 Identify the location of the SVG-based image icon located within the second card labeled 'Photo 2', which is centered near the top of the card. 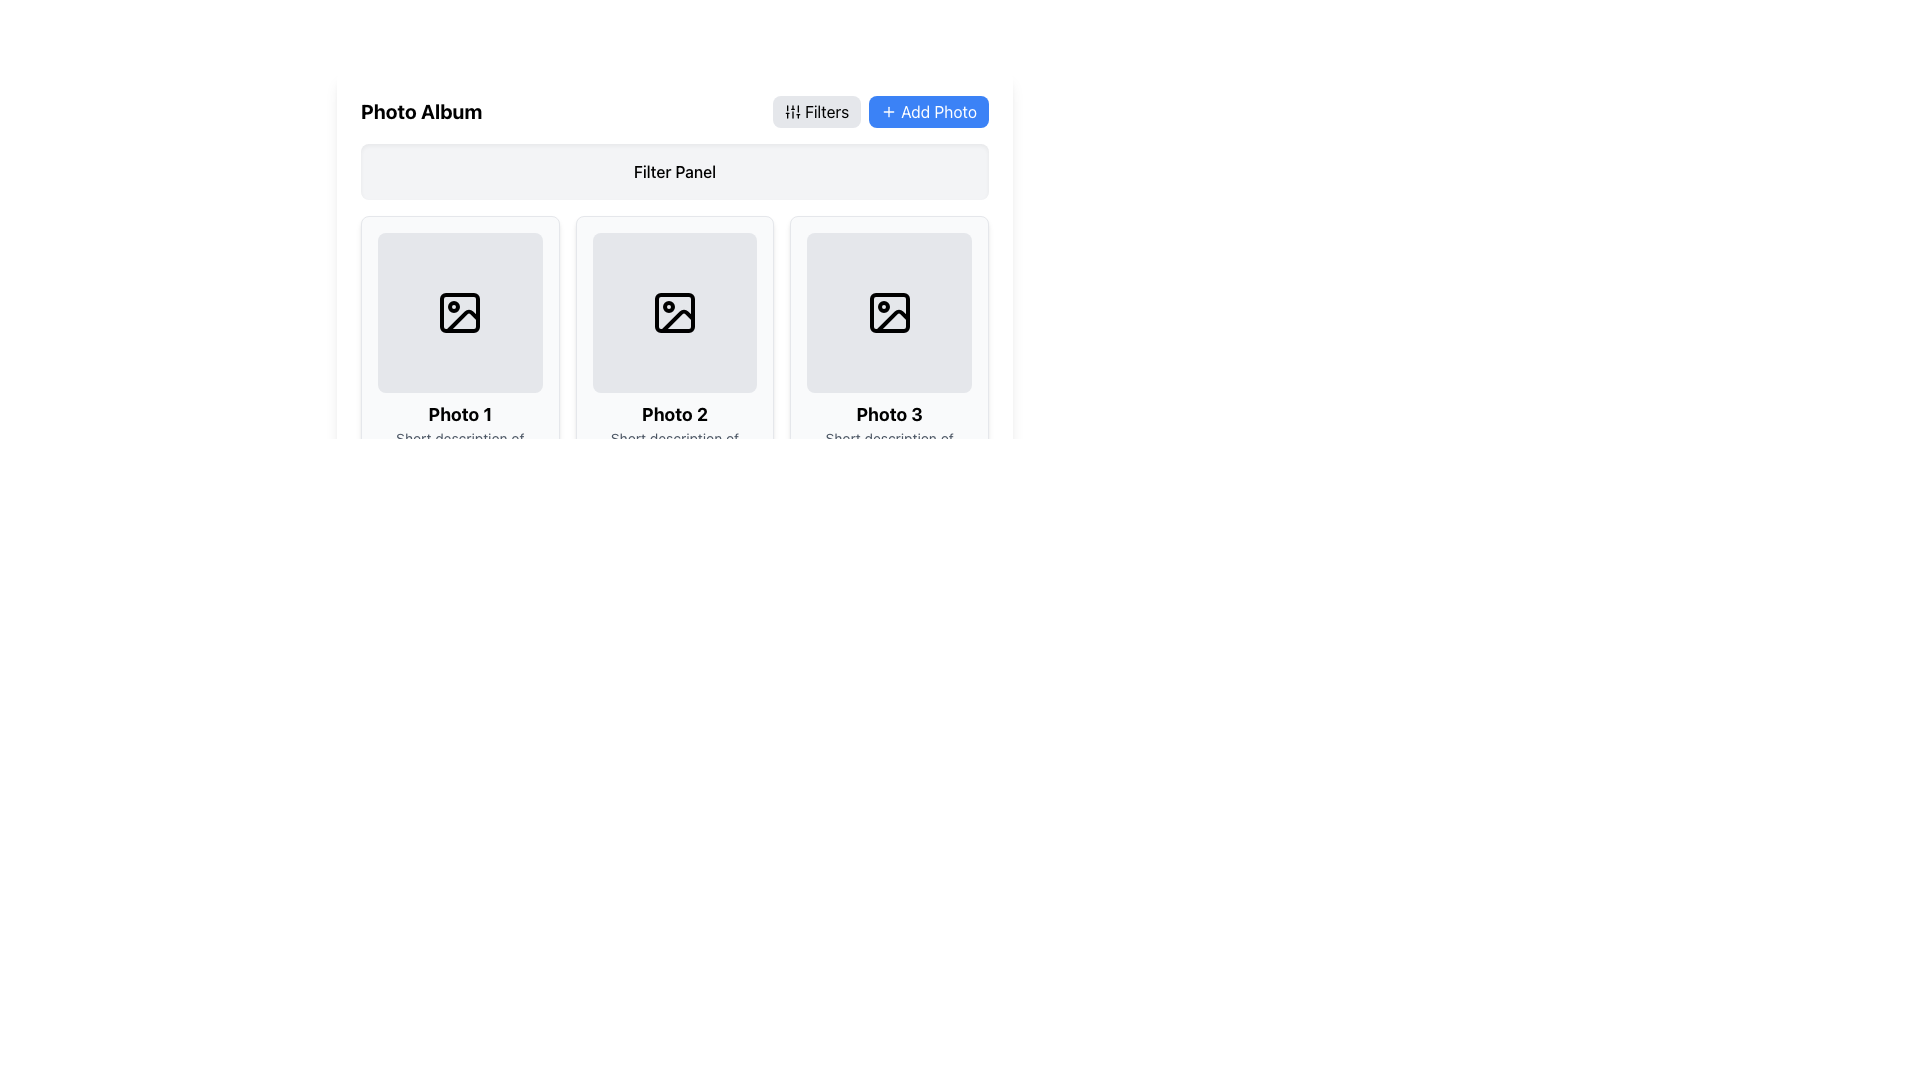
(675, 312).